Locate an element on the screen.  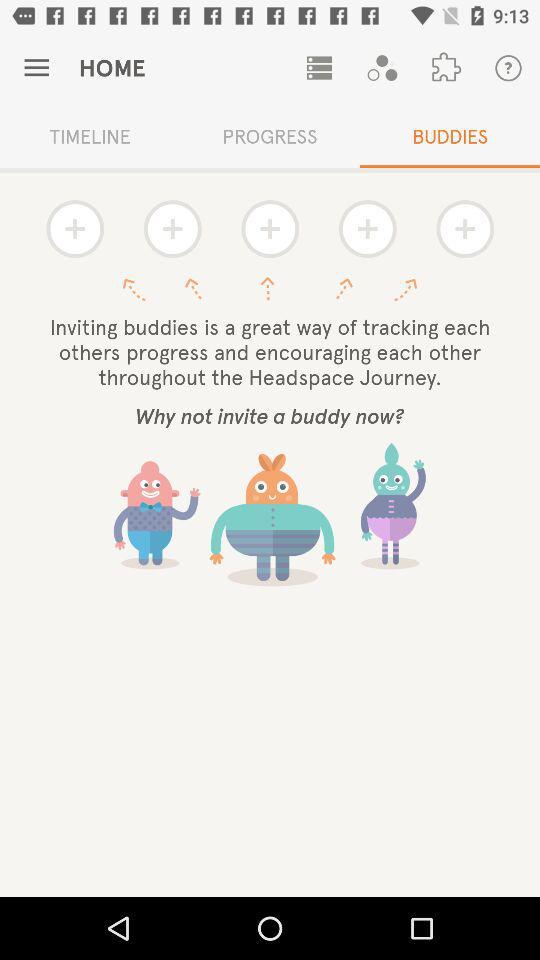
the icon above progress icon is located at coordinates (319, 68).